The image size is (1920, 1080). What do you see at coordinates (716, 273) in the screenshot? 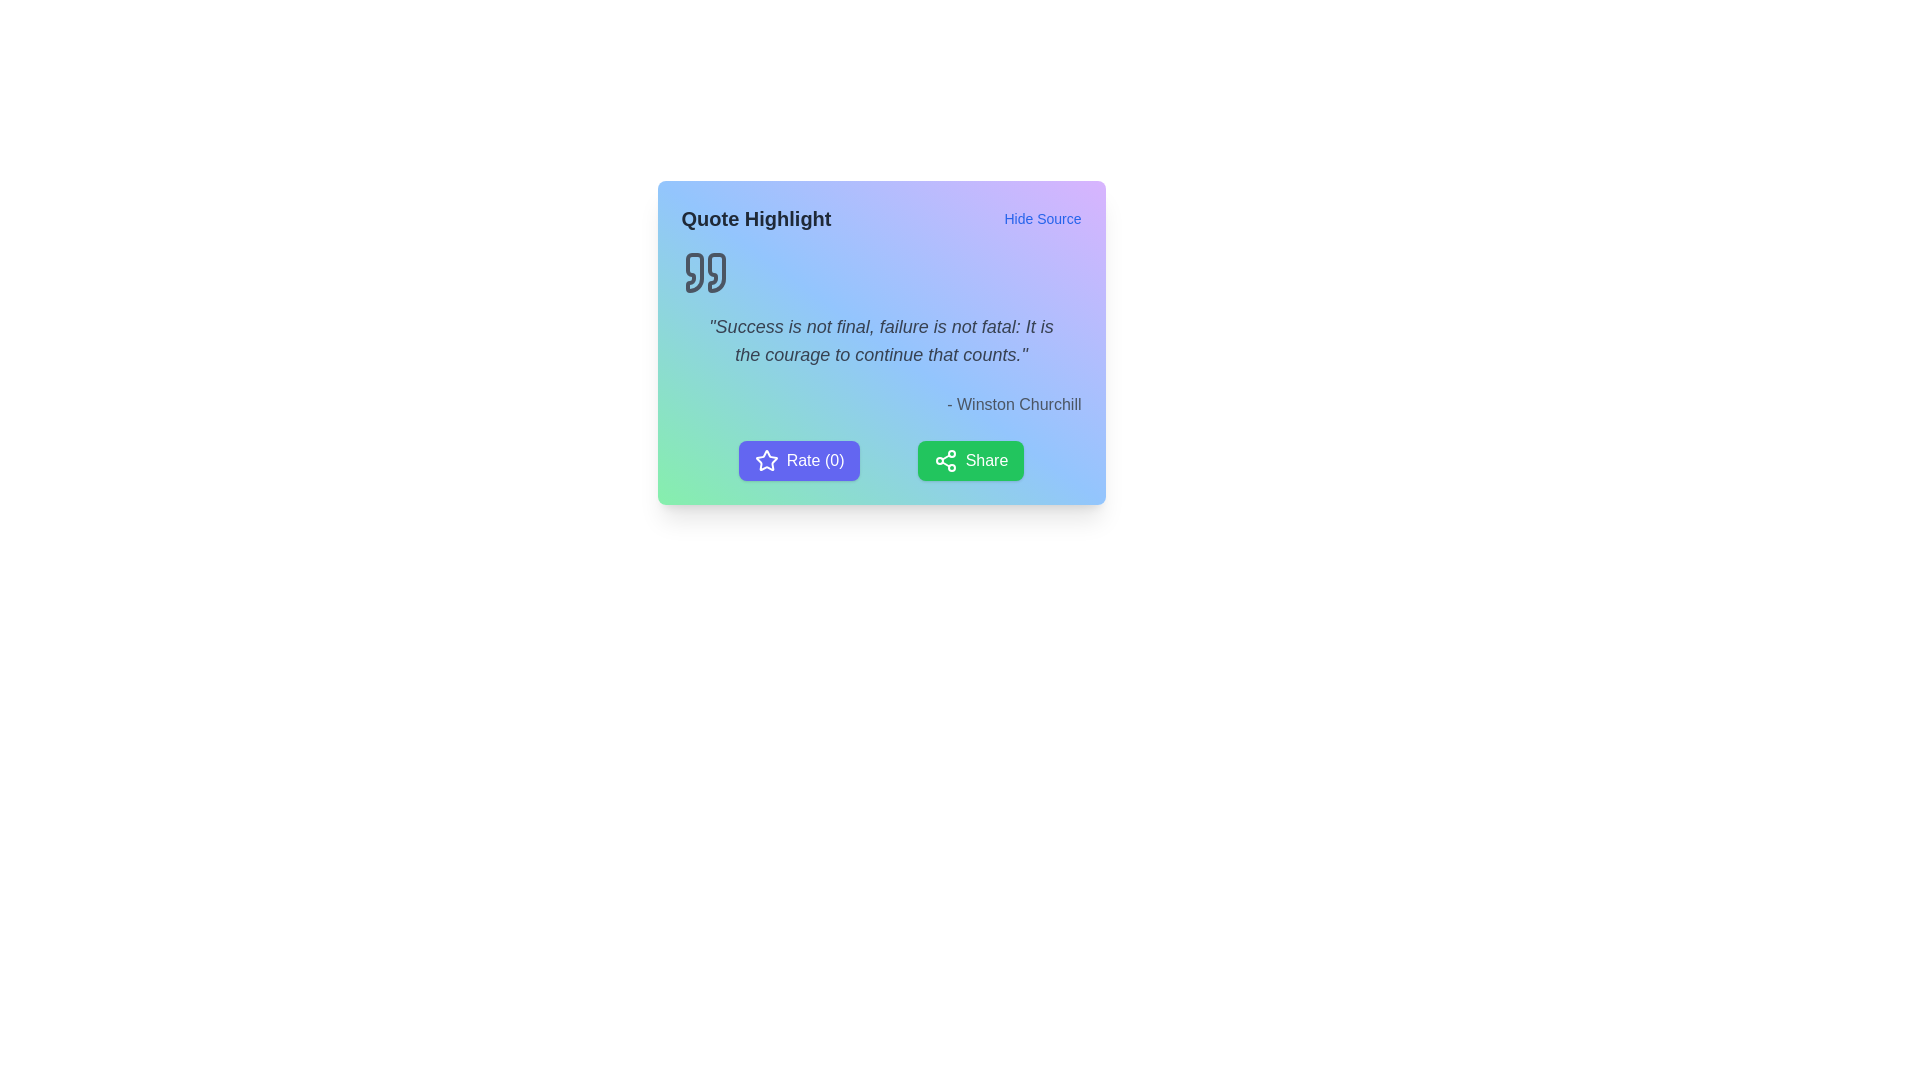
I see `the graphical icon that represents quoted text within the 'Quote Highlight' card, positioned to the right of the quotation mark icon` at bounding box center [716, 273].